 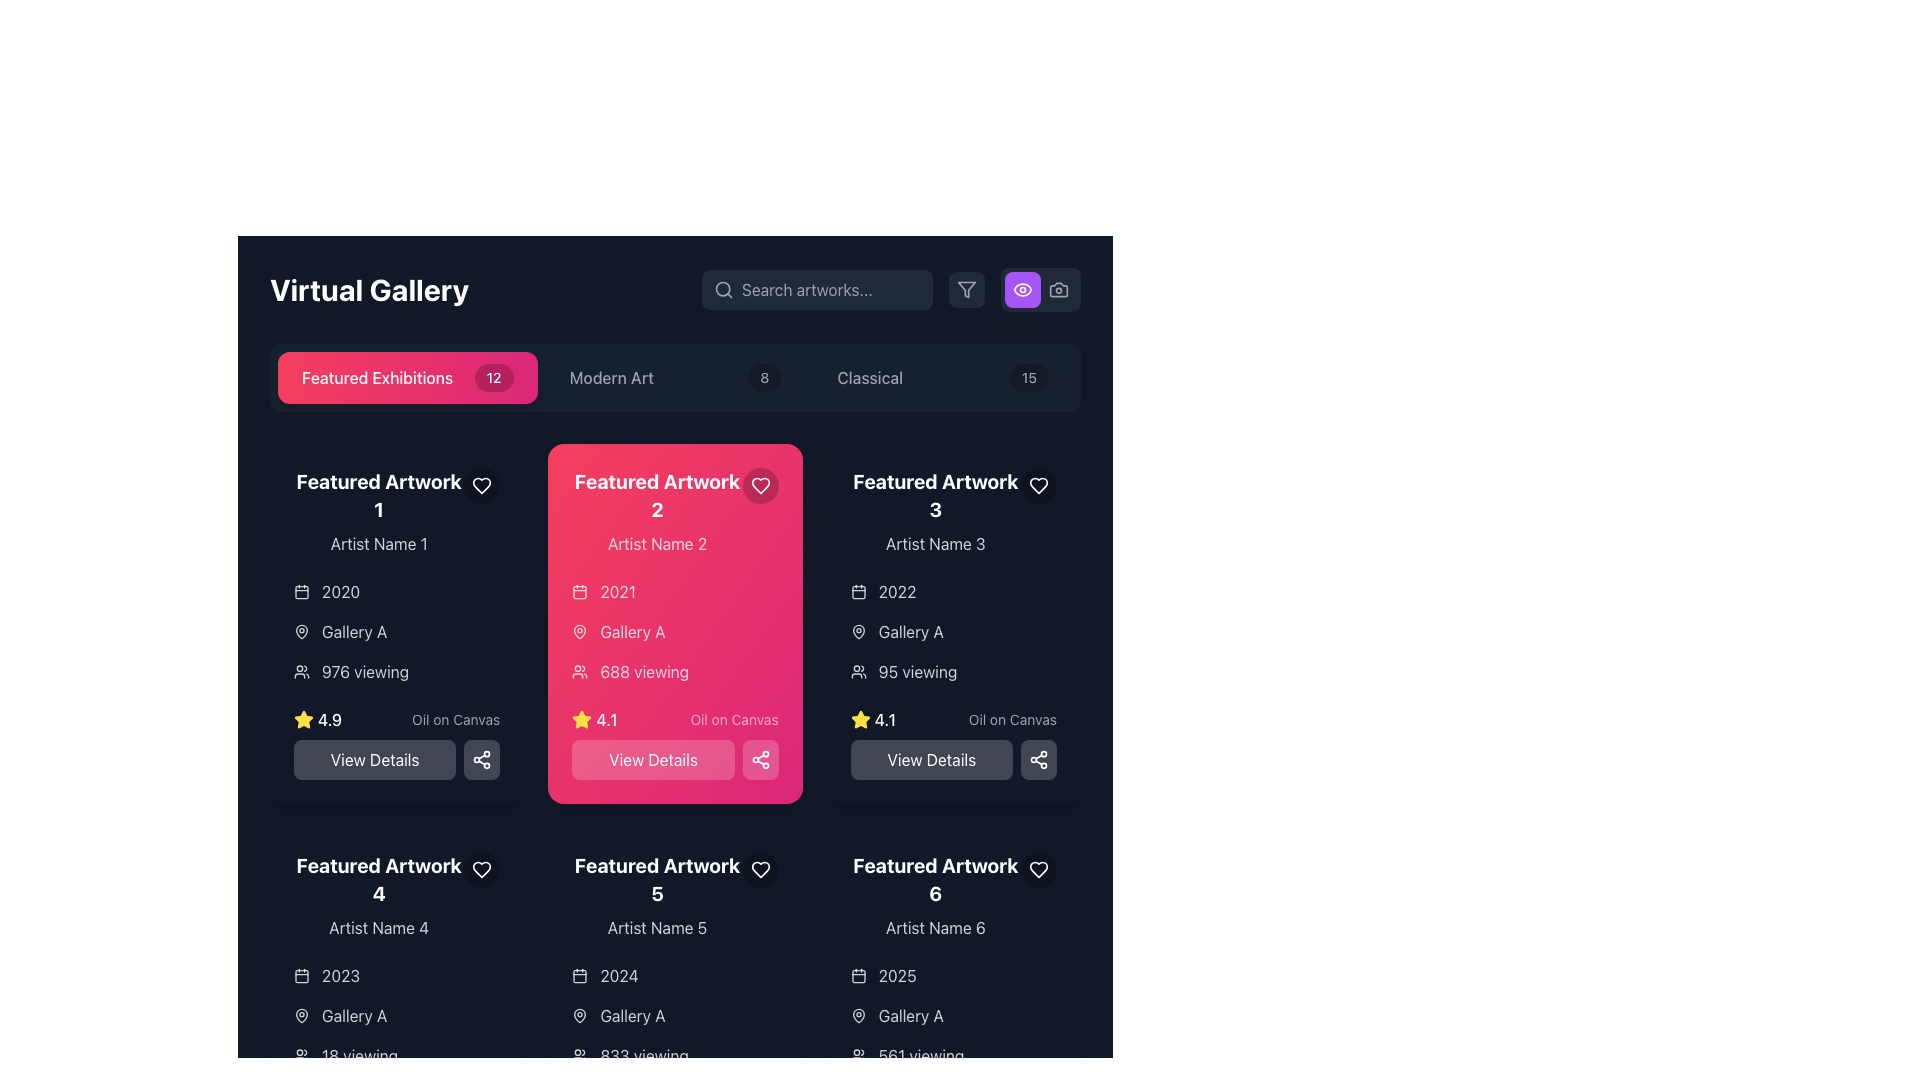 What do you see at coordinates (397, 974) in the screenshot?
I see `the text '2023' with the calendar icon on the left, which is part of the 'Featured Artwork 4' section for informational purposes` at bounding box center [397, 974].